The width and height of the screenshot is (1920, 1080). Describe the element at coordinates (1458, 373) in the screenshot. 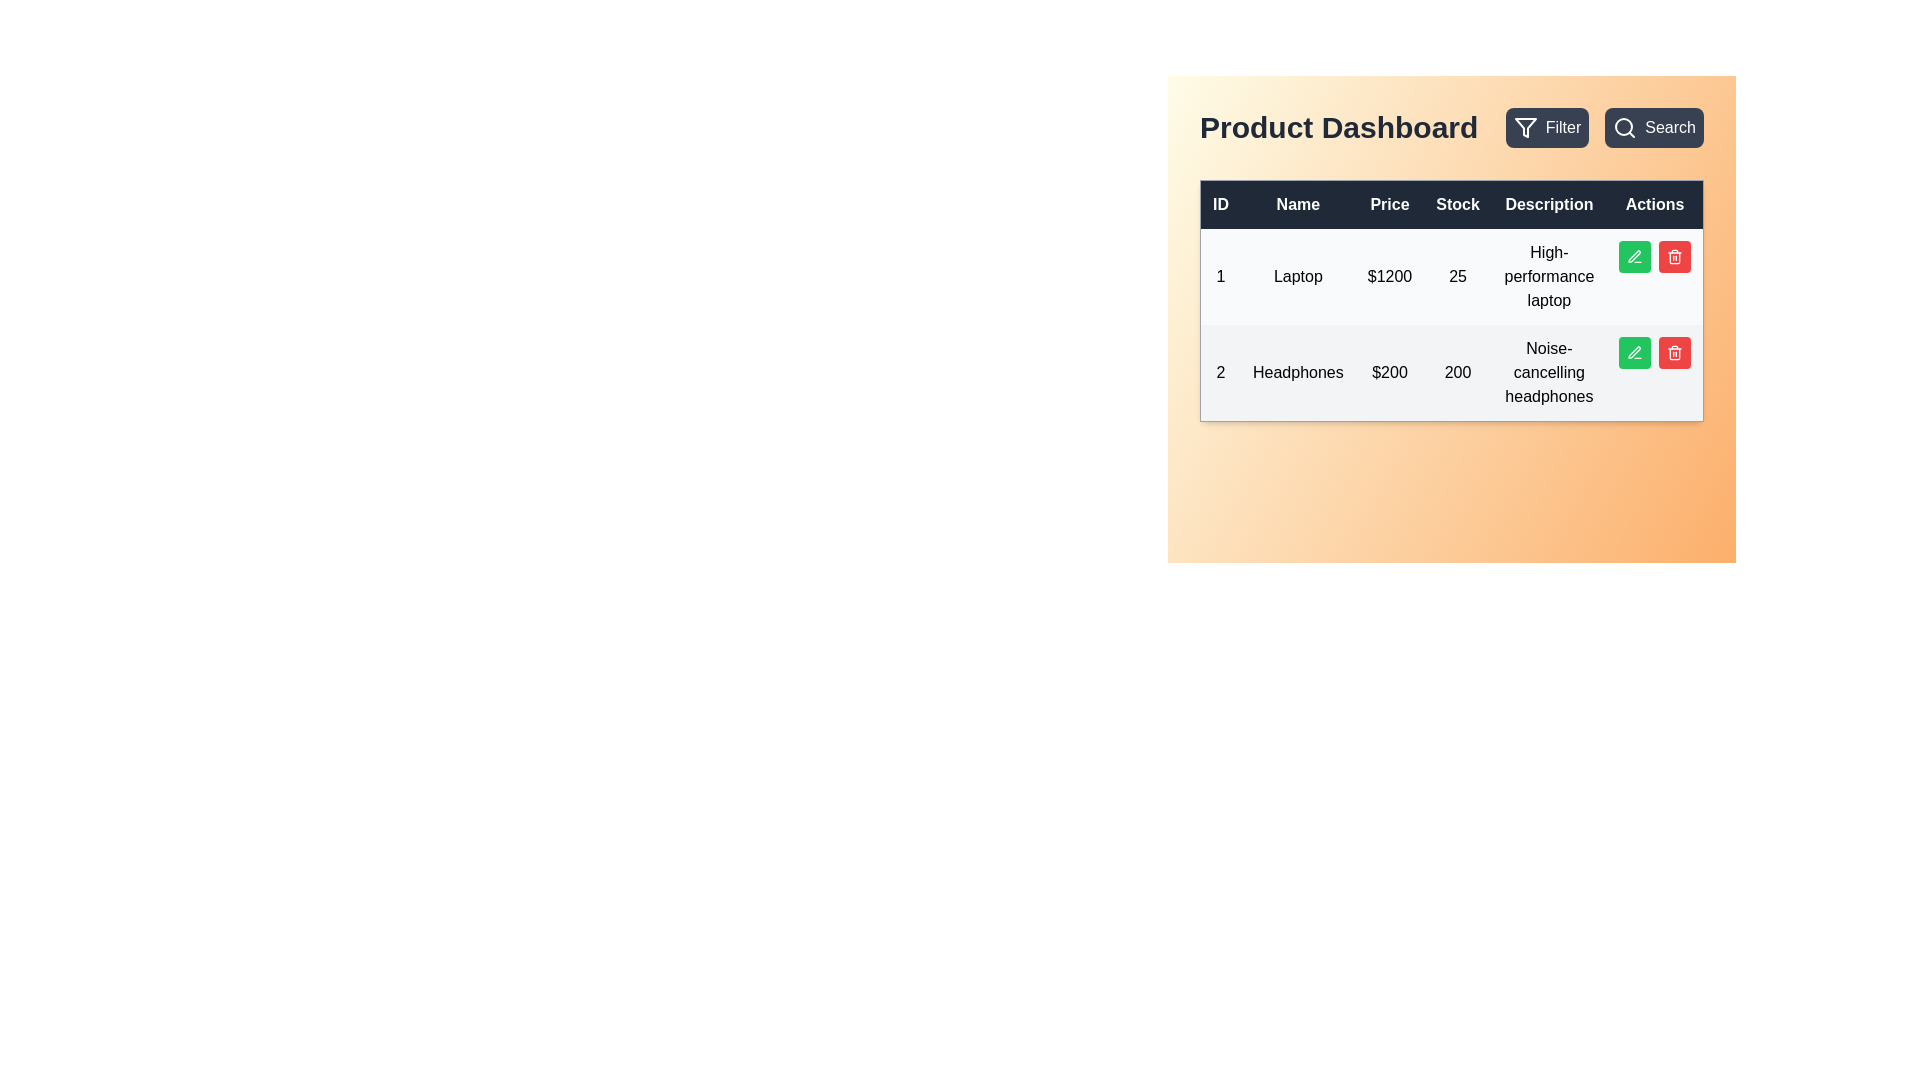

I see `the text label displaying the stock quantity for 'Headphones' located in the second row under the 'Stock' column of the table` at that location.